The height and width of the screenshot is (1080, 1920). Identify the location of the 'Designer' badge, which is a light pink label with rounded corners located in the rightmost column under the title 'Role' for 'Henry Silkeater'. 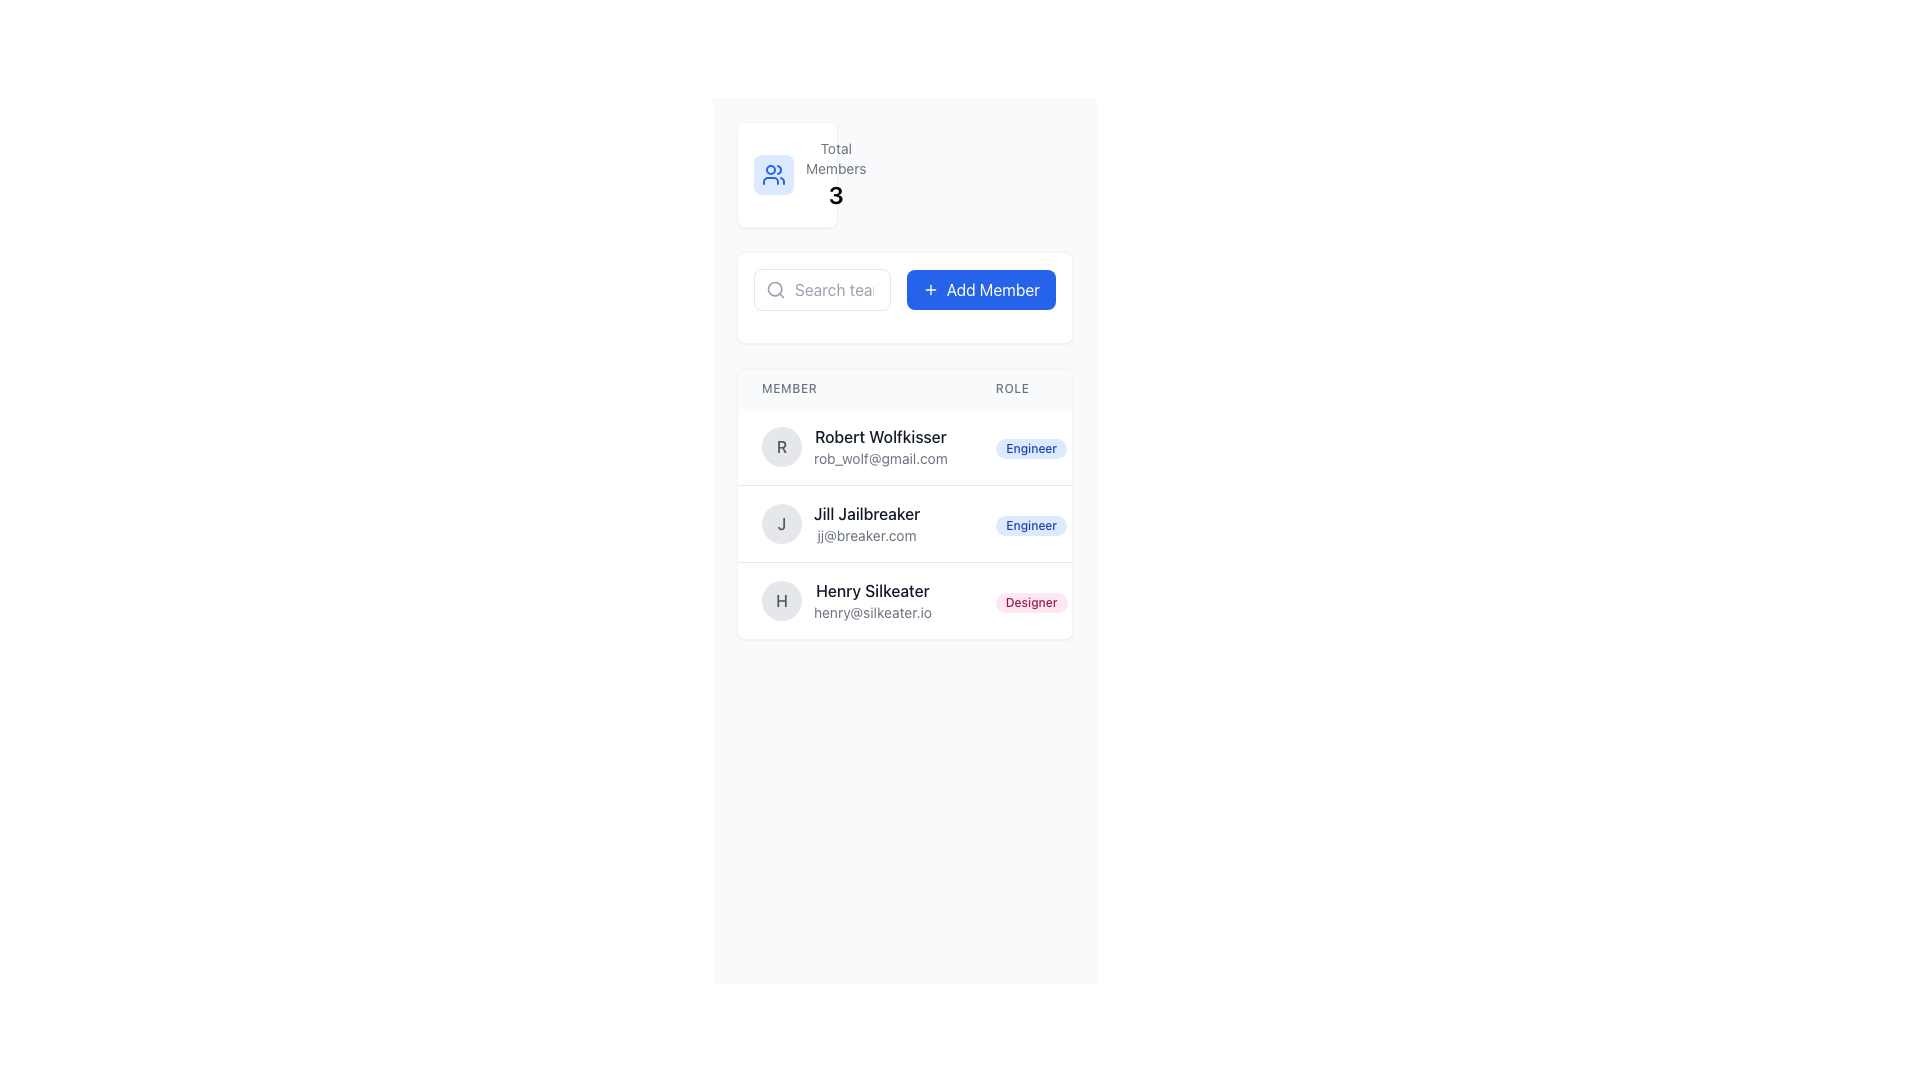
(1031, 599).